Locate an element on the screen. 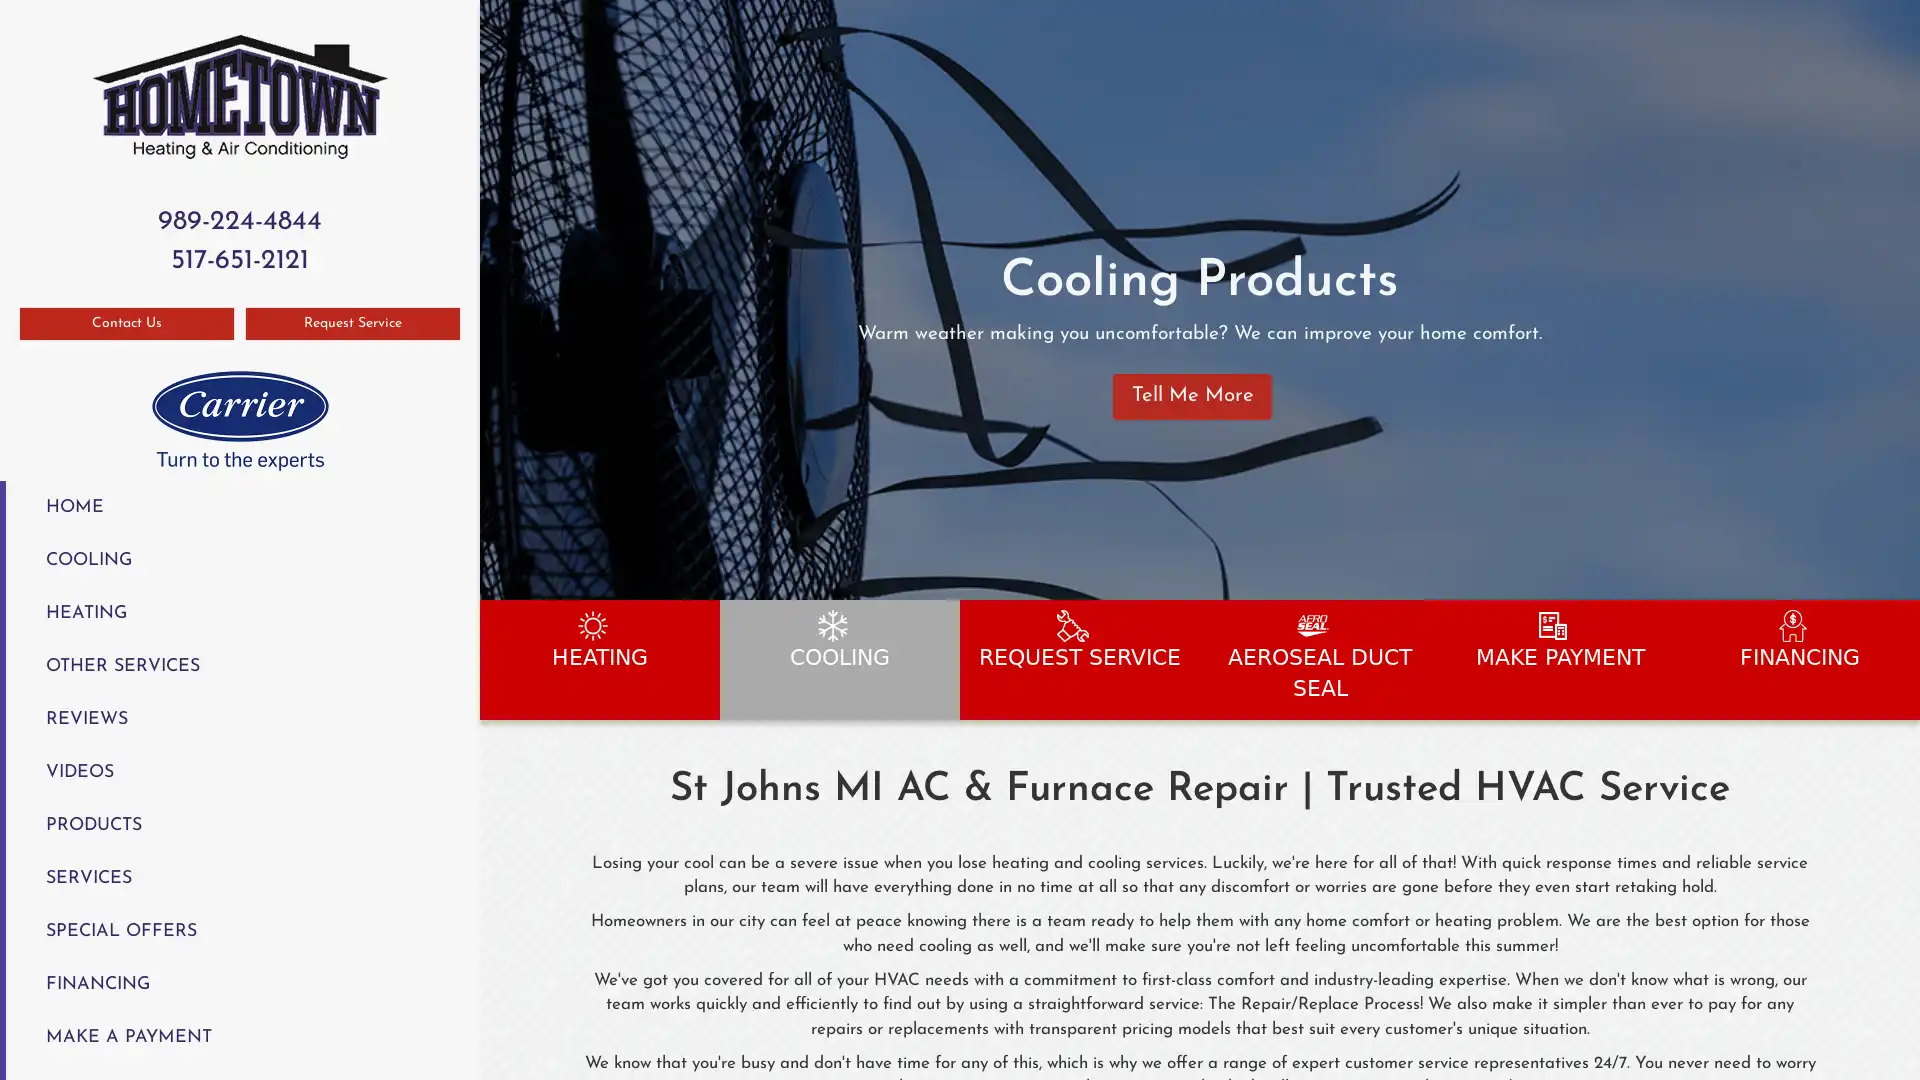 Image resolution: width=1920 pixels, height=1080 pixels. Request Service is located at coordinates (353, 322).